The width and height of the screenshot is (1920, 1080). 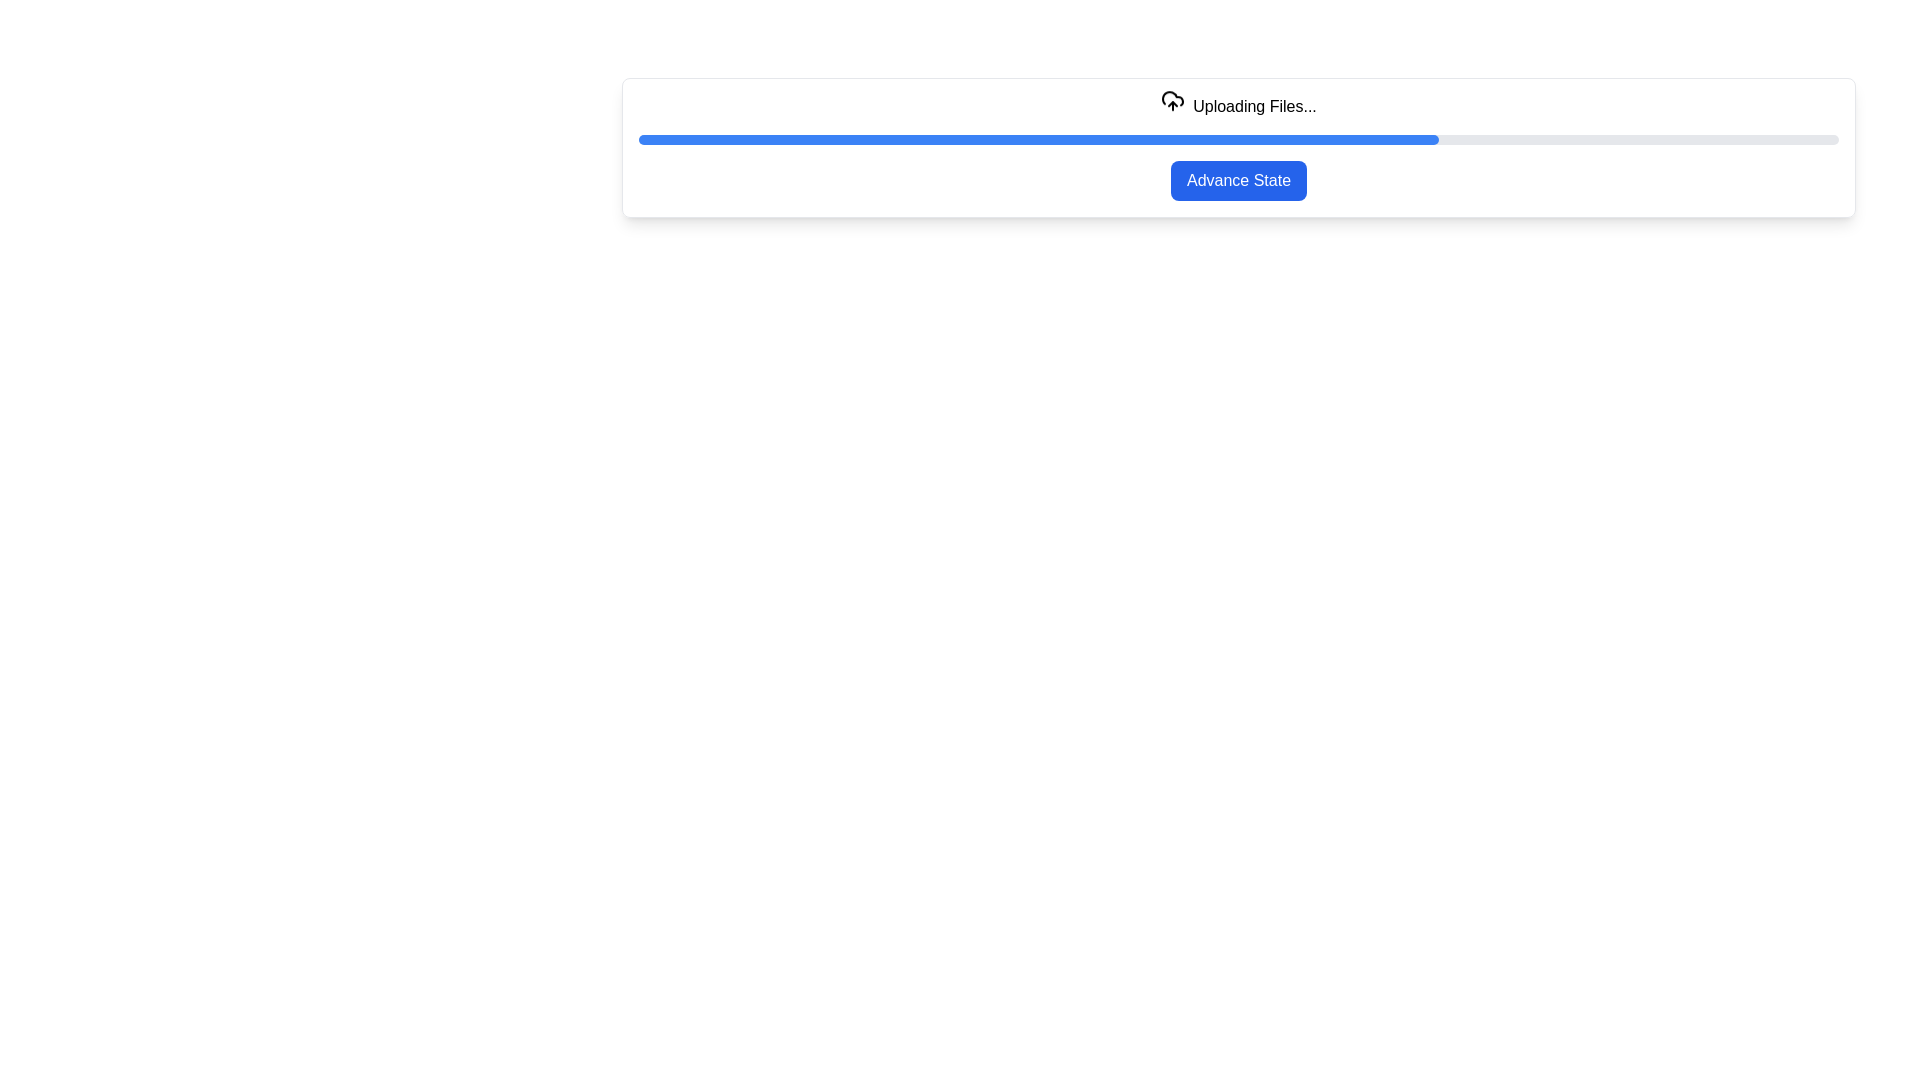 What do you see at coordinates (1237, 138) in the screenshot?
I see `the progress bar that visually represents the progress of a file upload task, located beneath the 'Uploading Files...' text and above the 'Advance State' button` at bounding box center [1237, 138].